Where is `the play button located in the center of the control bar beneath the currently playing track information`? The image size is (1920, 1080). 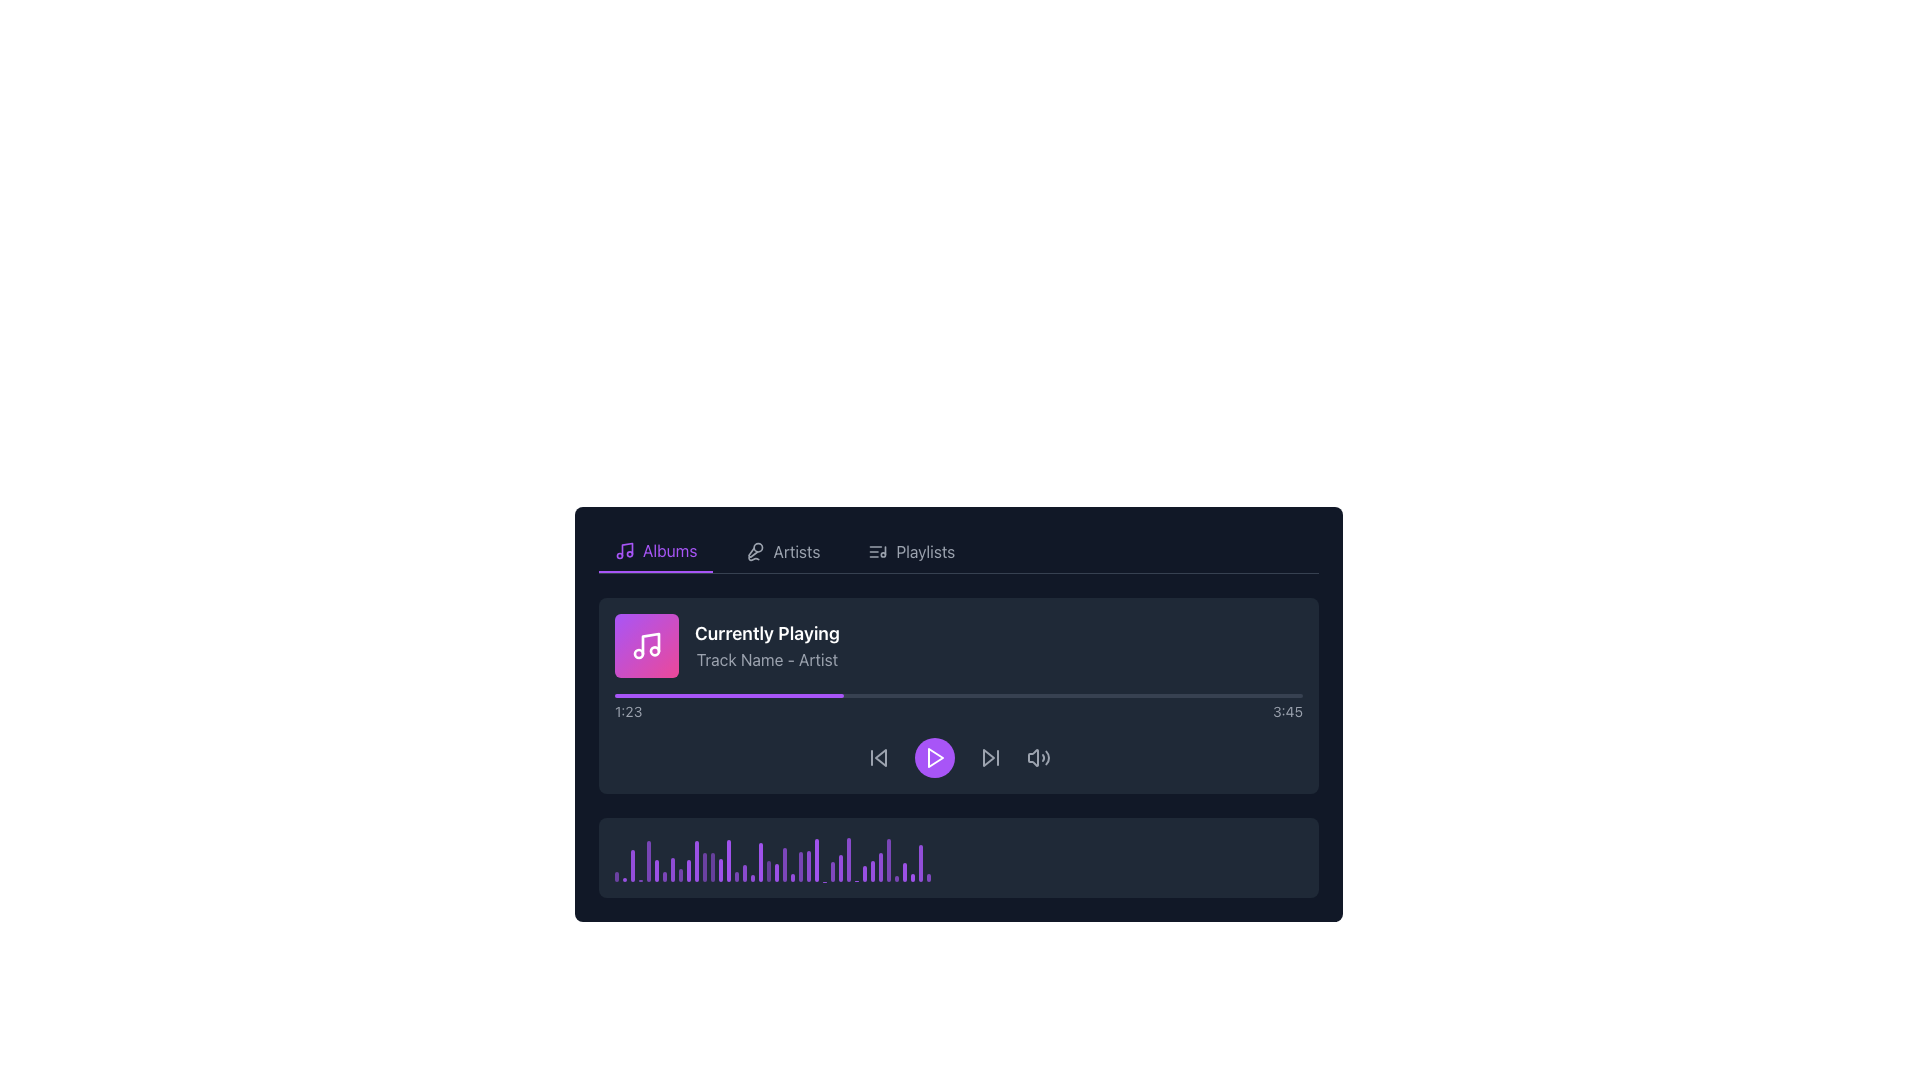
the play button located in the center of the control bar beneath the currently playing track information is located at coordinates (934, 758).